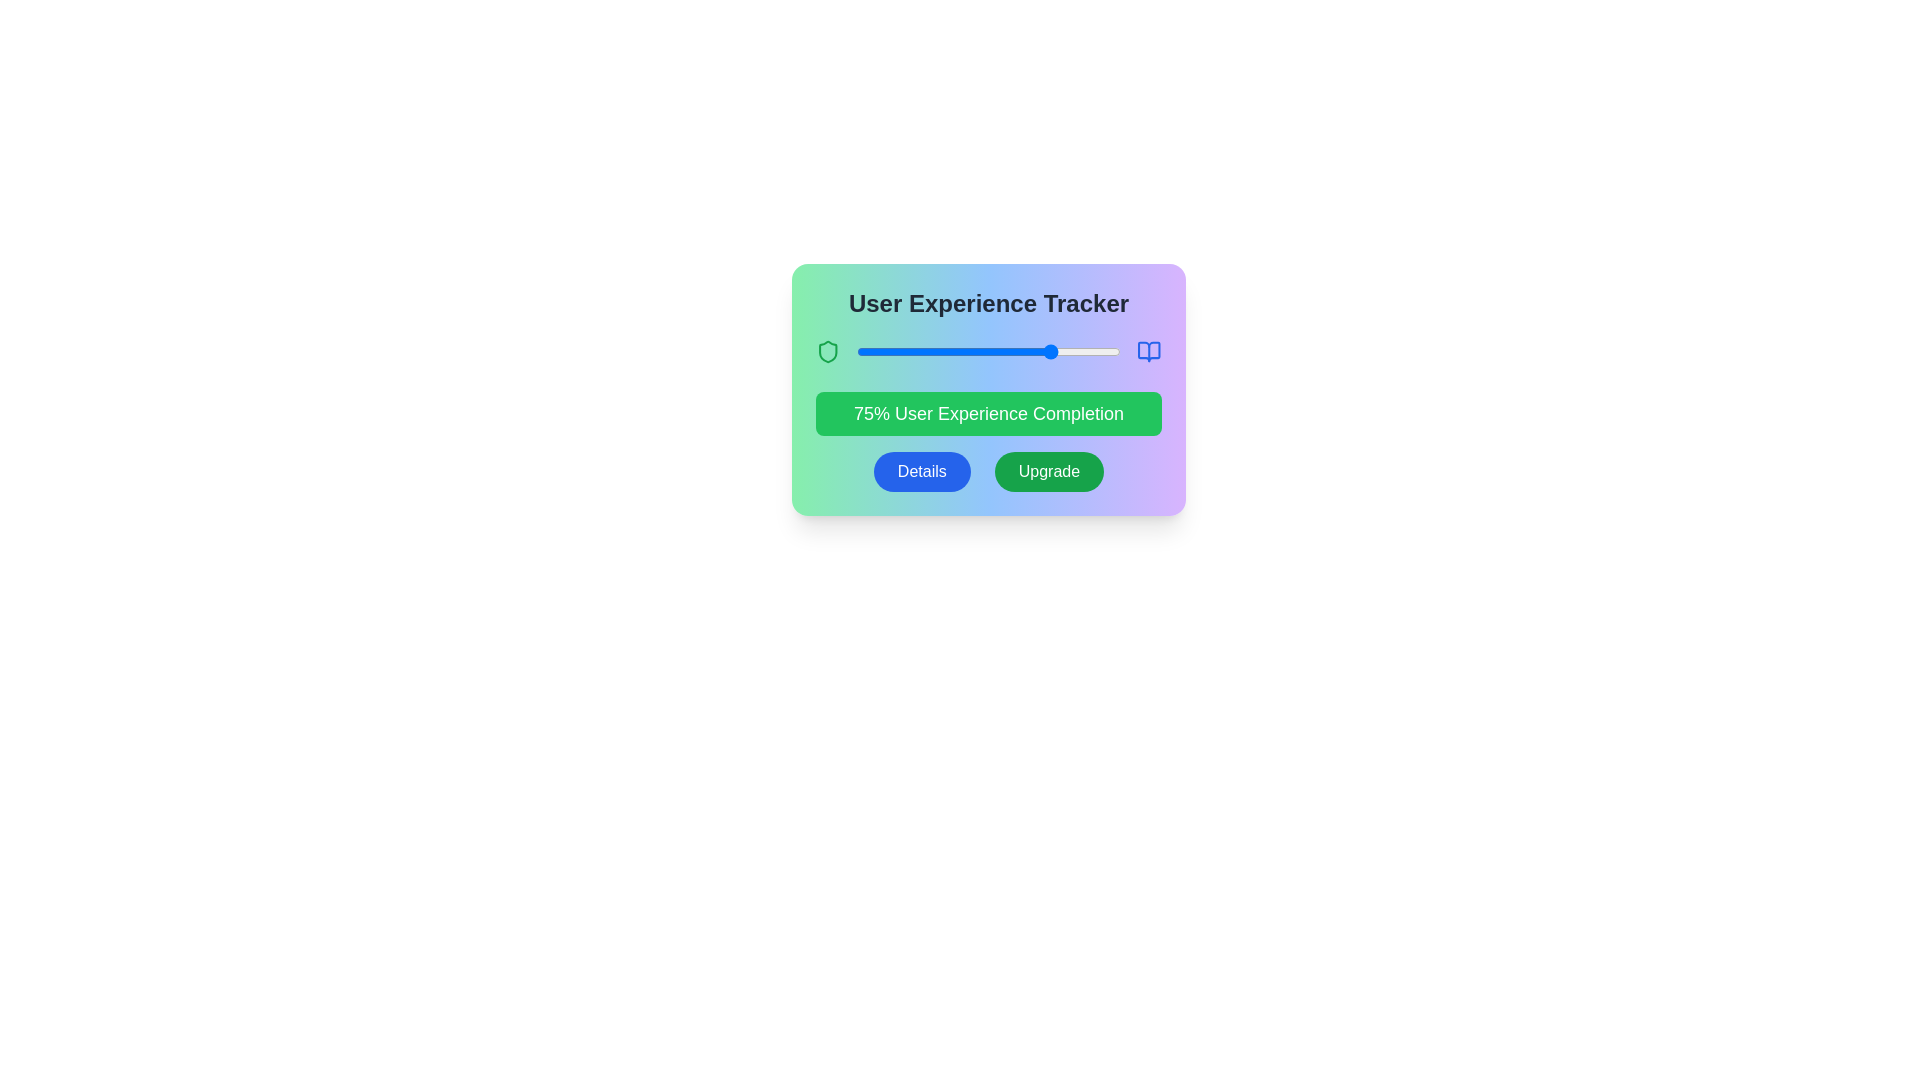 The height and width of the screenshot is (1080, 1920). Describe the element at coordinates (921, 471) in the screenshot. I see `the 'Details' button to view more information` at that location.